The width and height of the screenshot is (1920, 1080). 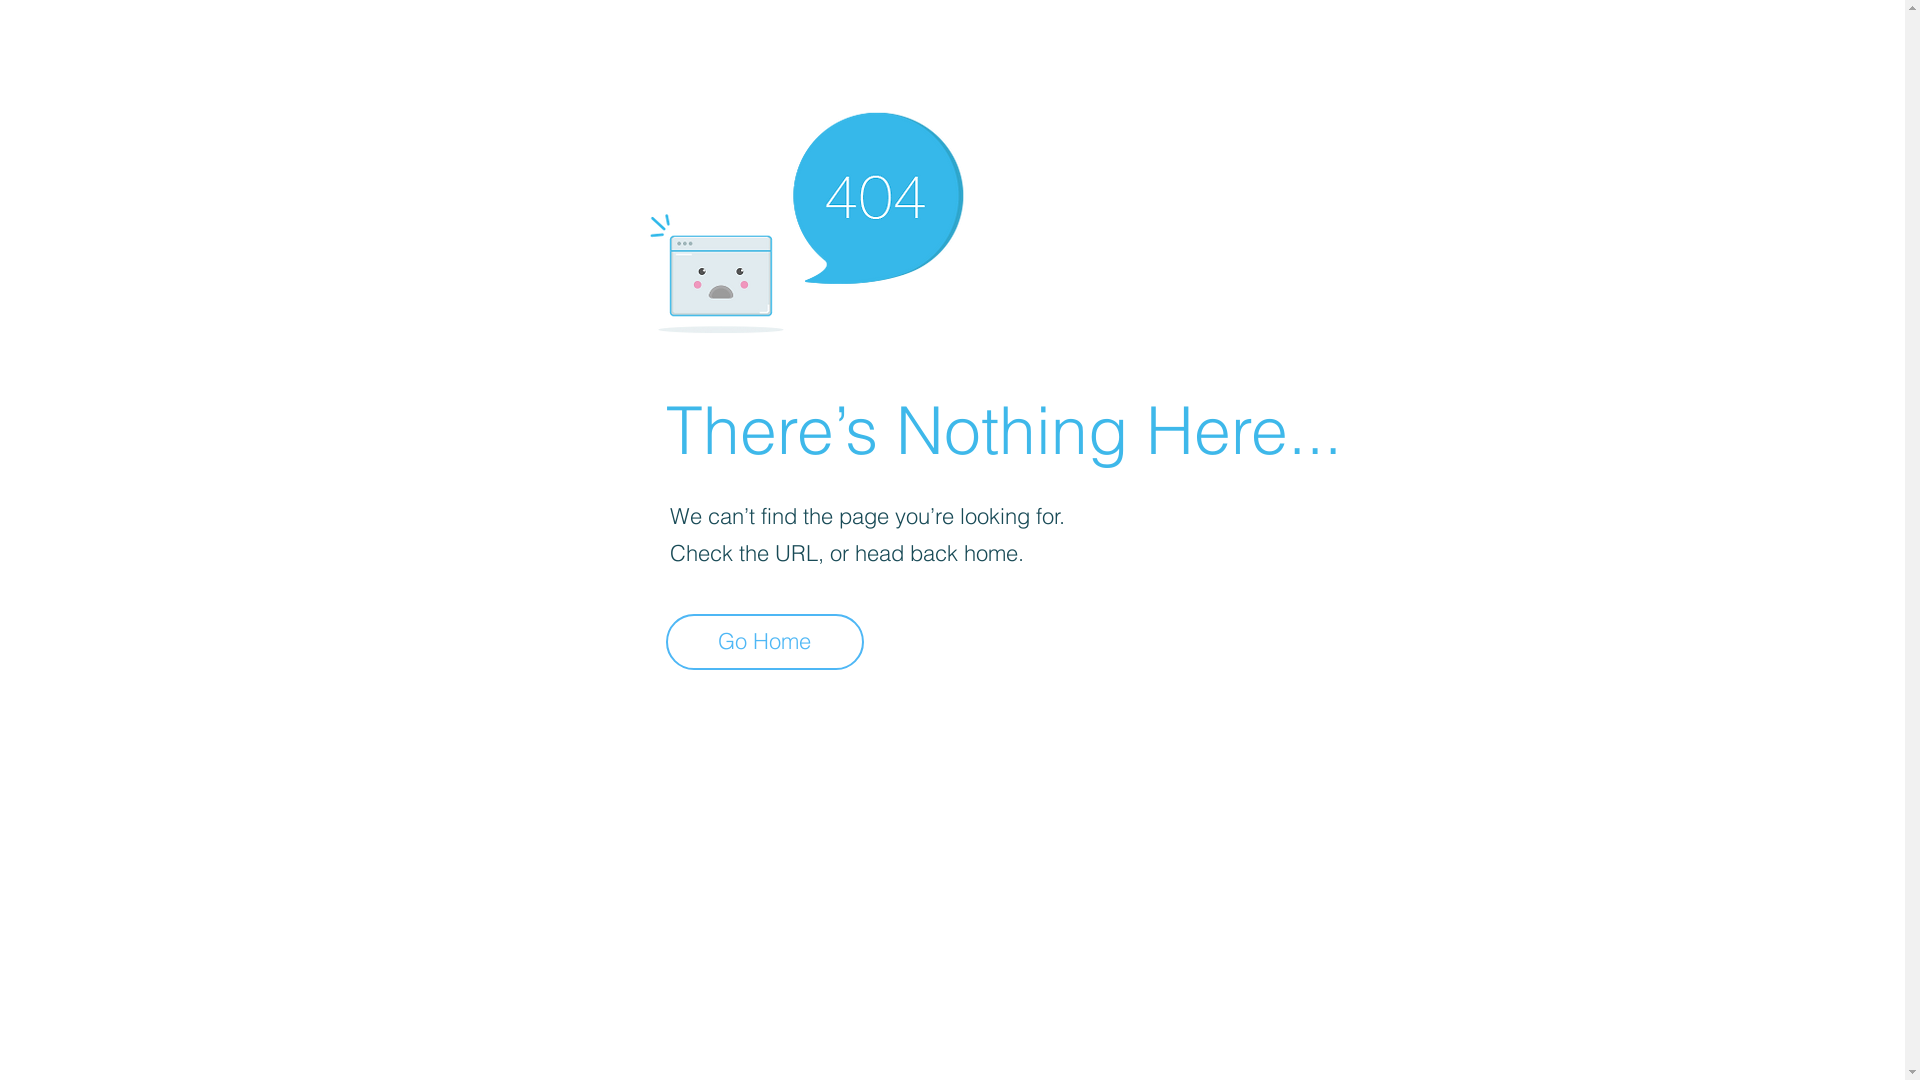 What do you see at coordinates (763, 641) in the screenshot?
I see `'Go Home'` at bounding box center [763, 641].